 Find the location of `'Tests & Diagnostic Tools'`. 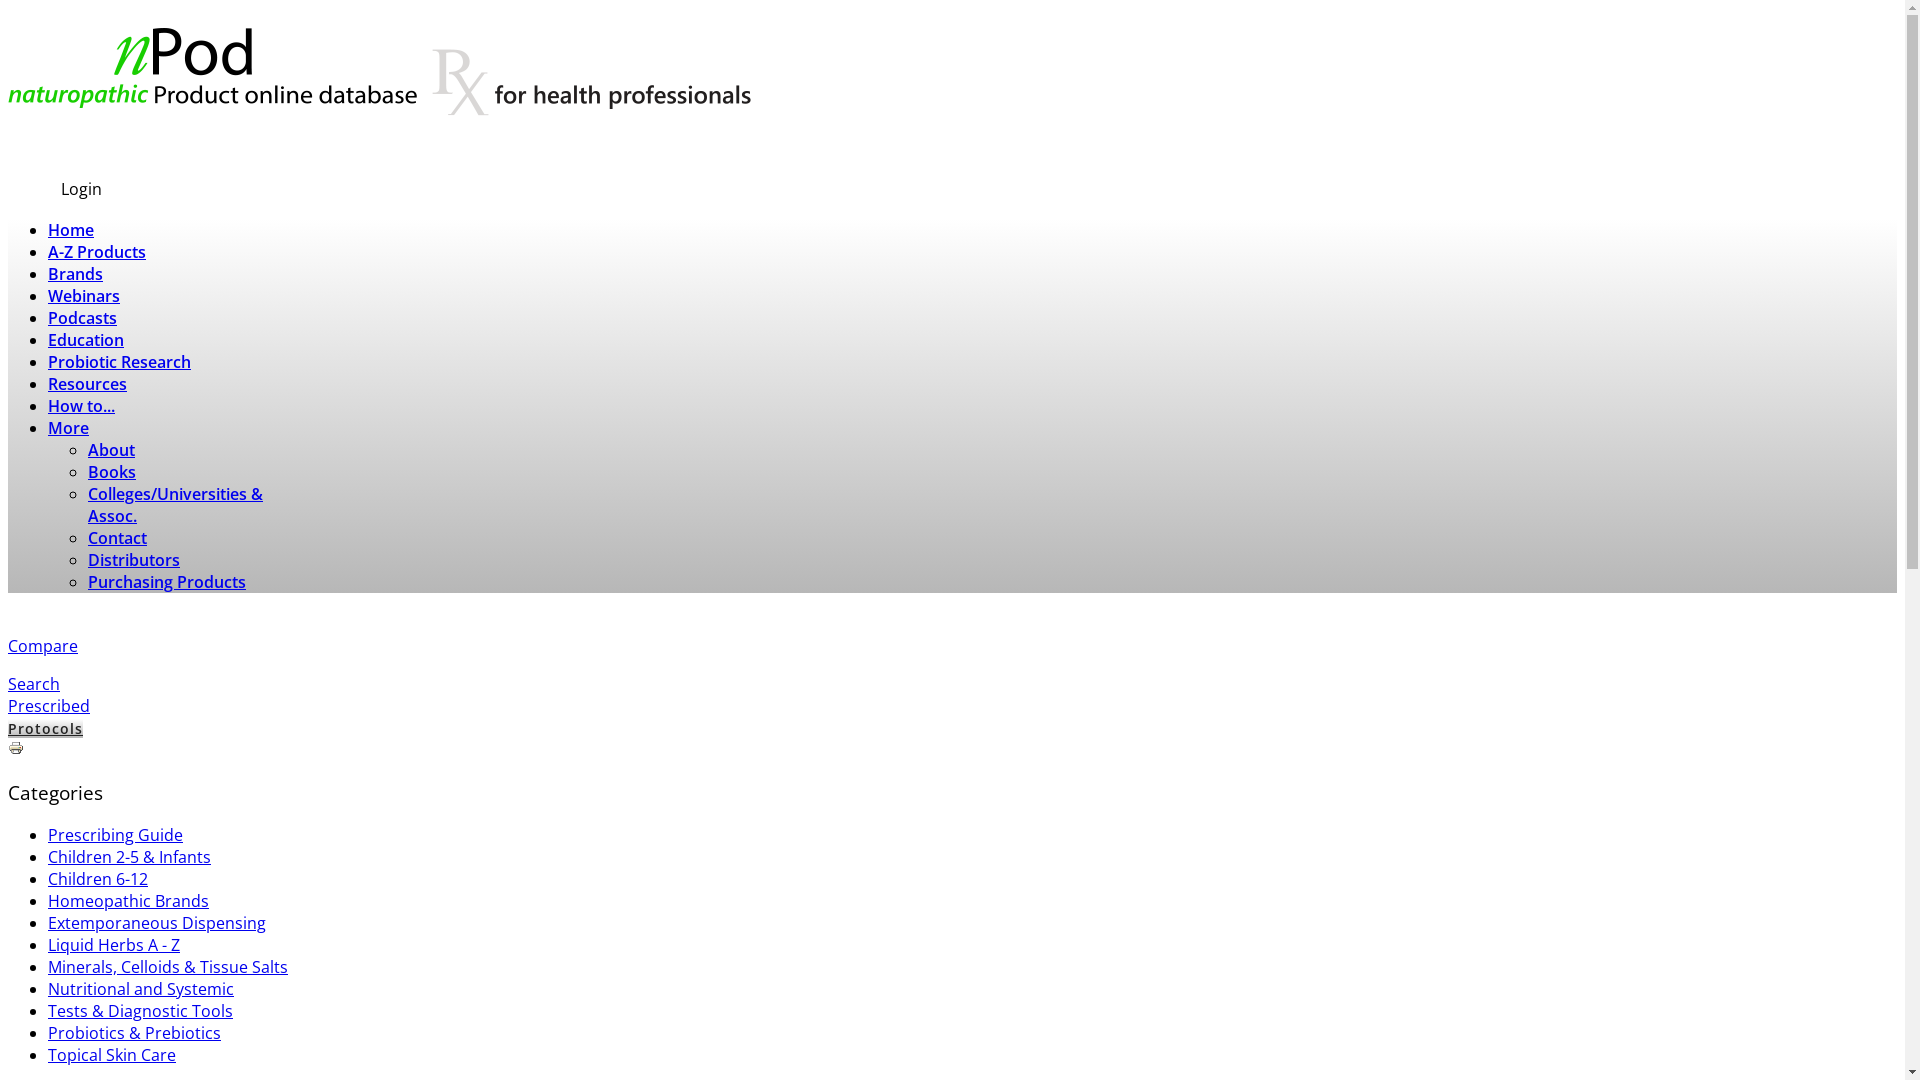

'Tests & Diagnostic Tools' is located at coordinates (139, 1010).